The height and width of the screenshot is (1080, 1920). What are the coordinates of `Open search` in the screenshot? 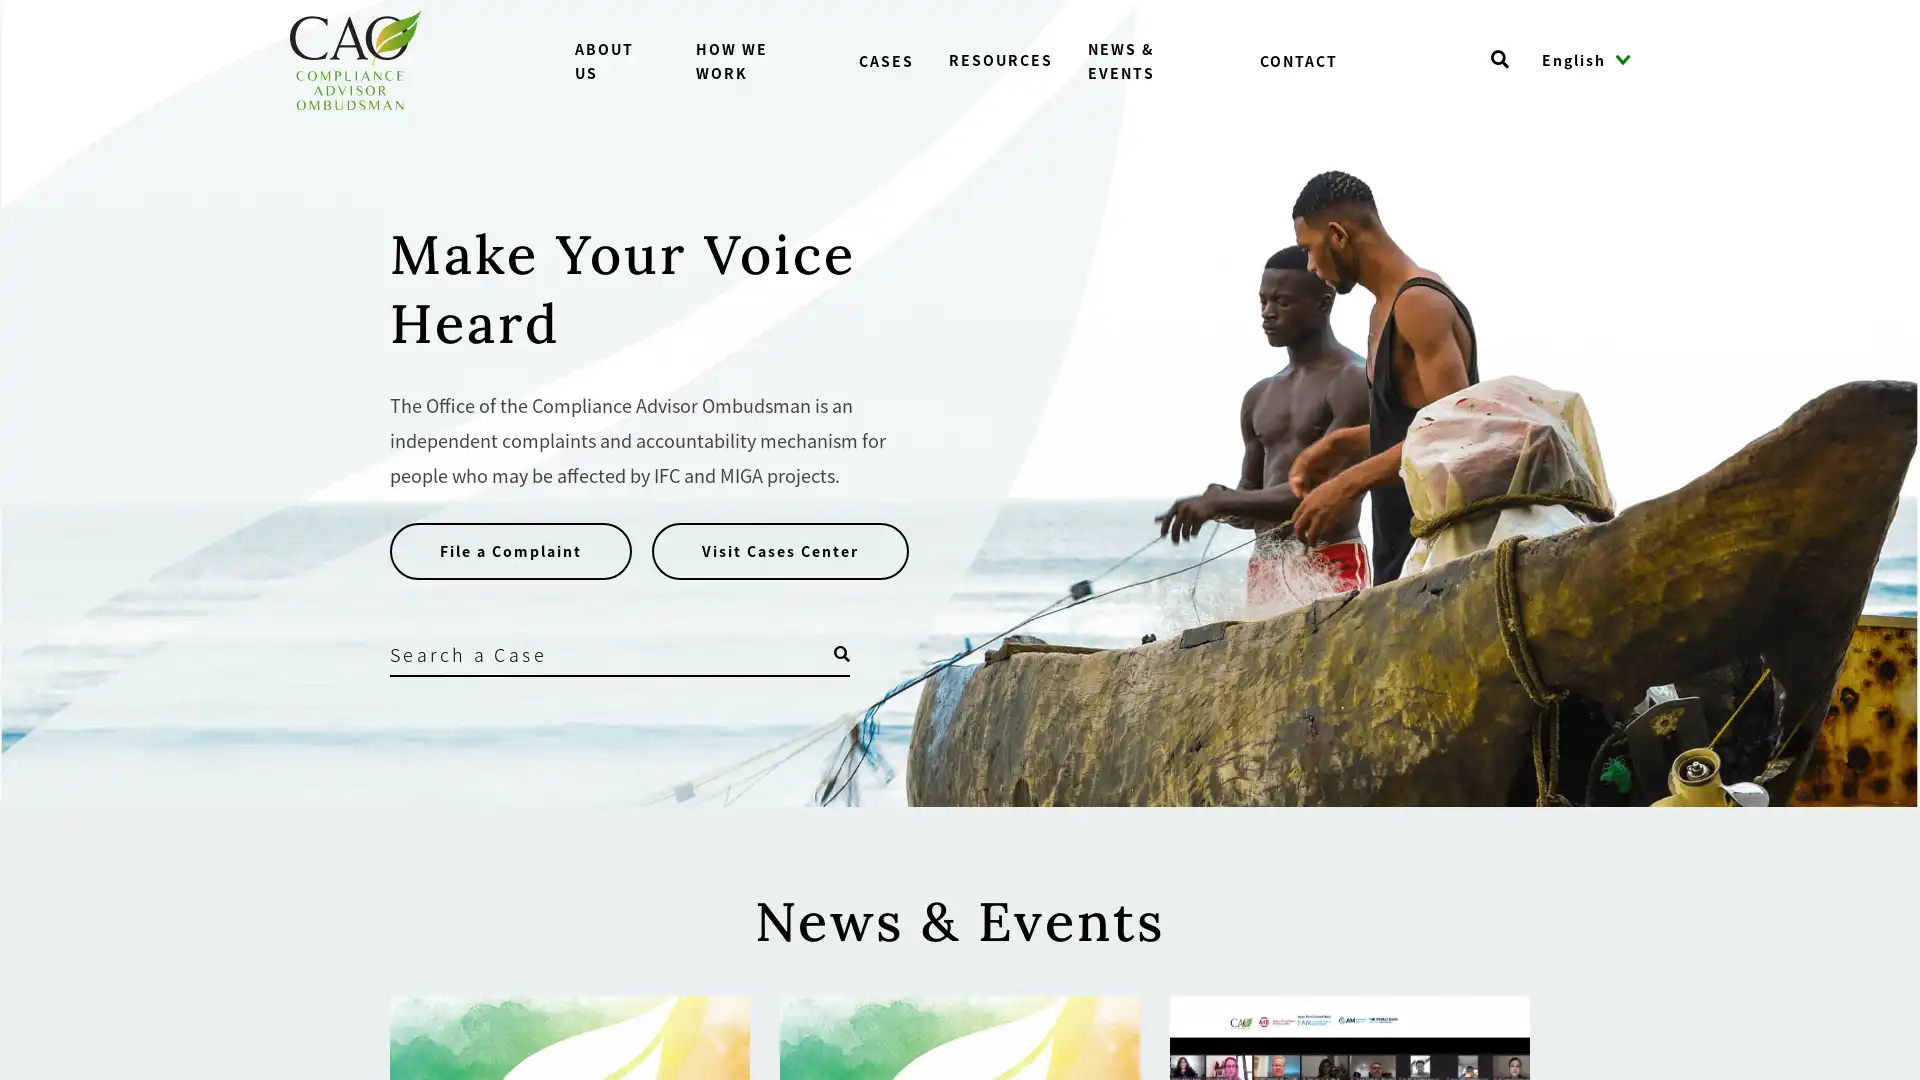 It's located at (1499, 59).